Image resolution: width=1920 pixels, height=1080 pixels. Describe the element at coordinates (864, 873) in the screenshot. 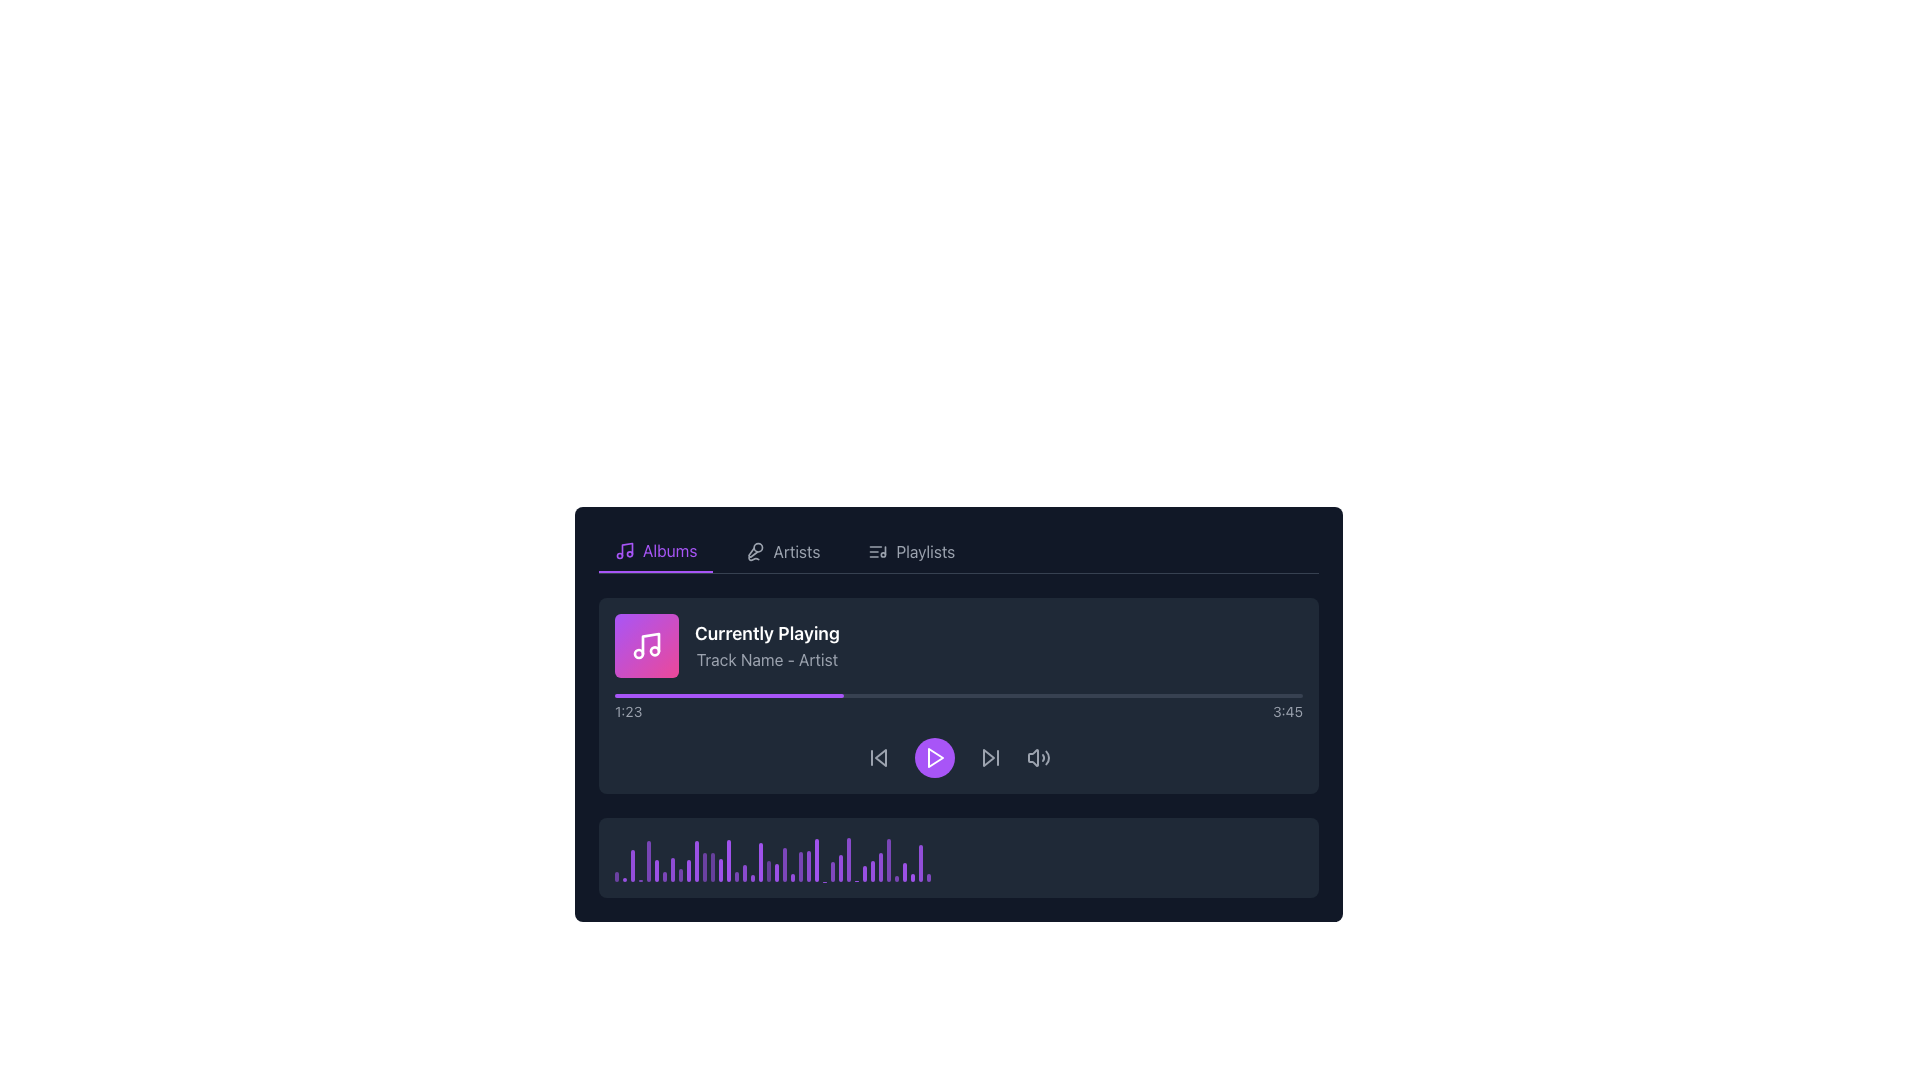

I see `the 30th vertical purple bar in the bar graph at the bottom of the music player interface` at that location.